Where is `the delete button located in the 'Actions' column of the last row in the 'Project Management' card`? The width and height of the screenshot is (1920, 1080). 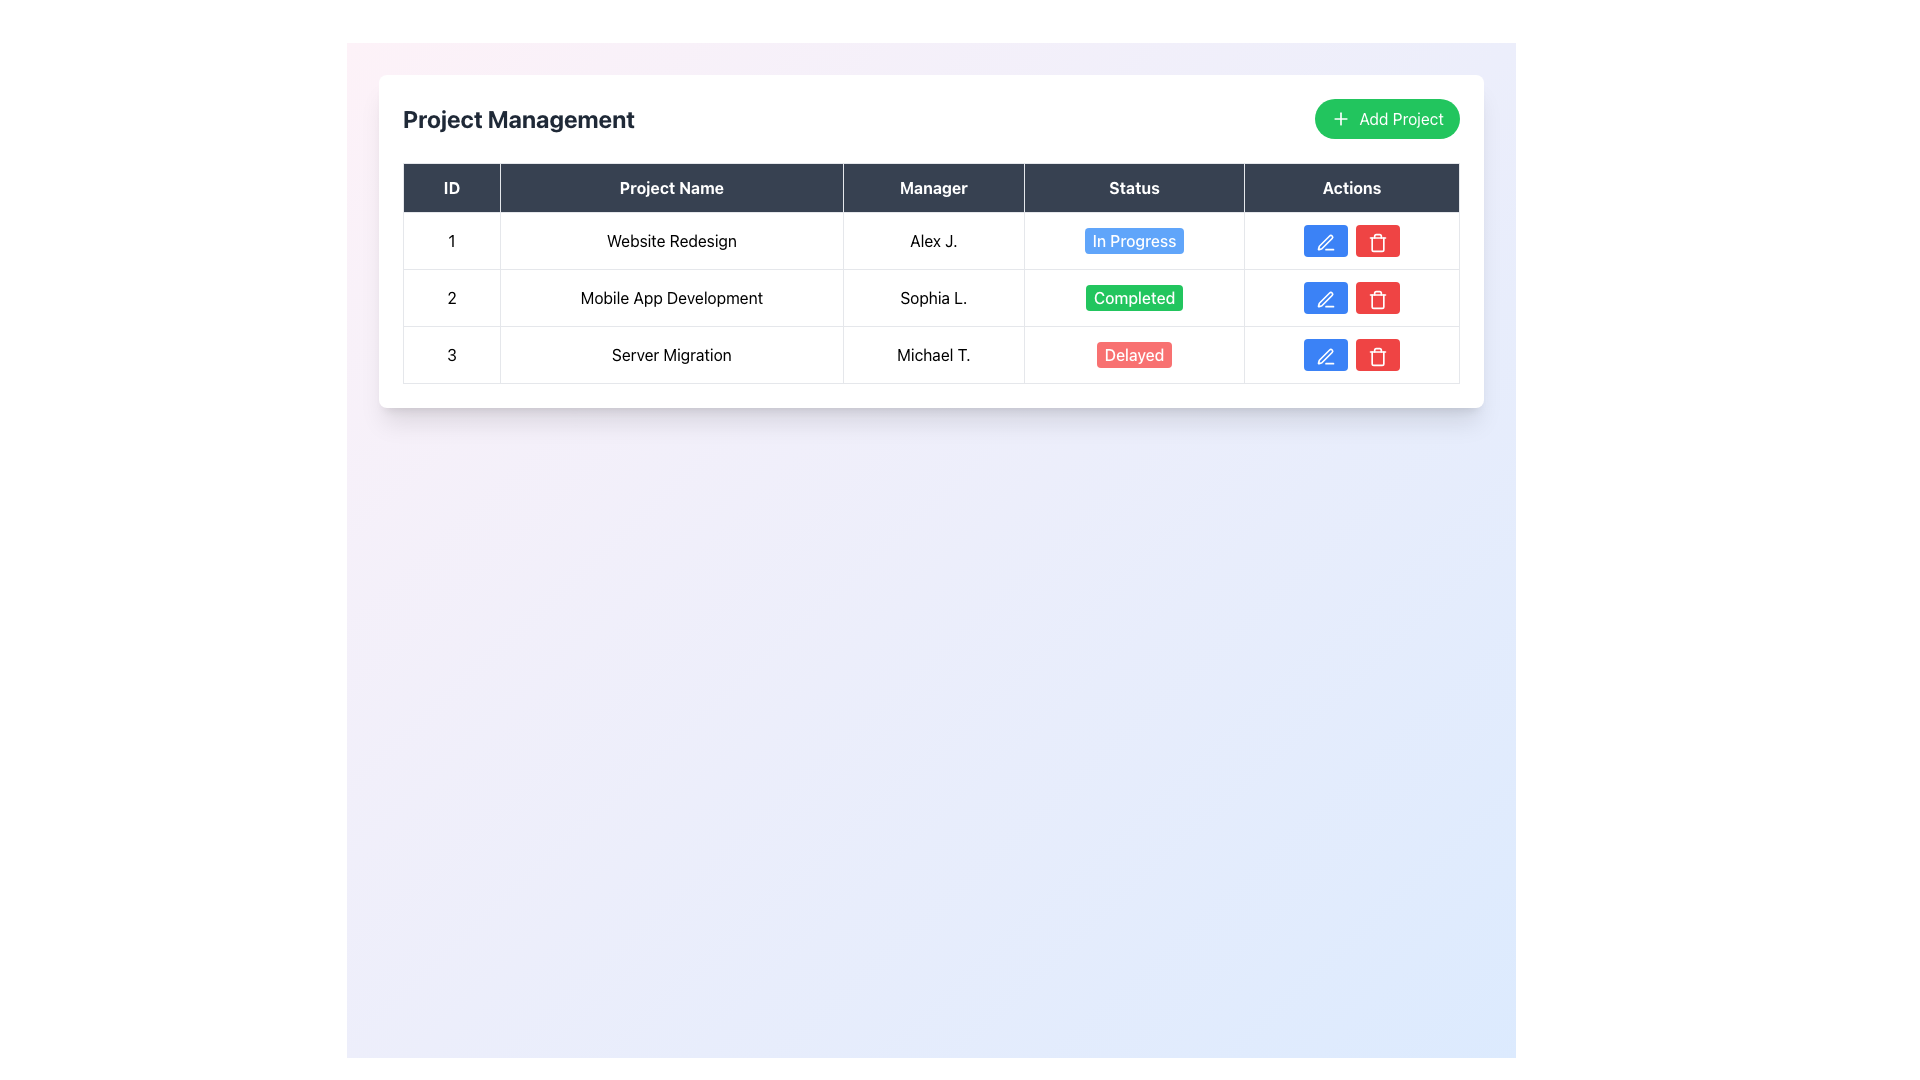 the delete button located in the 'Actions' column of the last row in the 'Project Management' card is located at coordinates (1376, 239).